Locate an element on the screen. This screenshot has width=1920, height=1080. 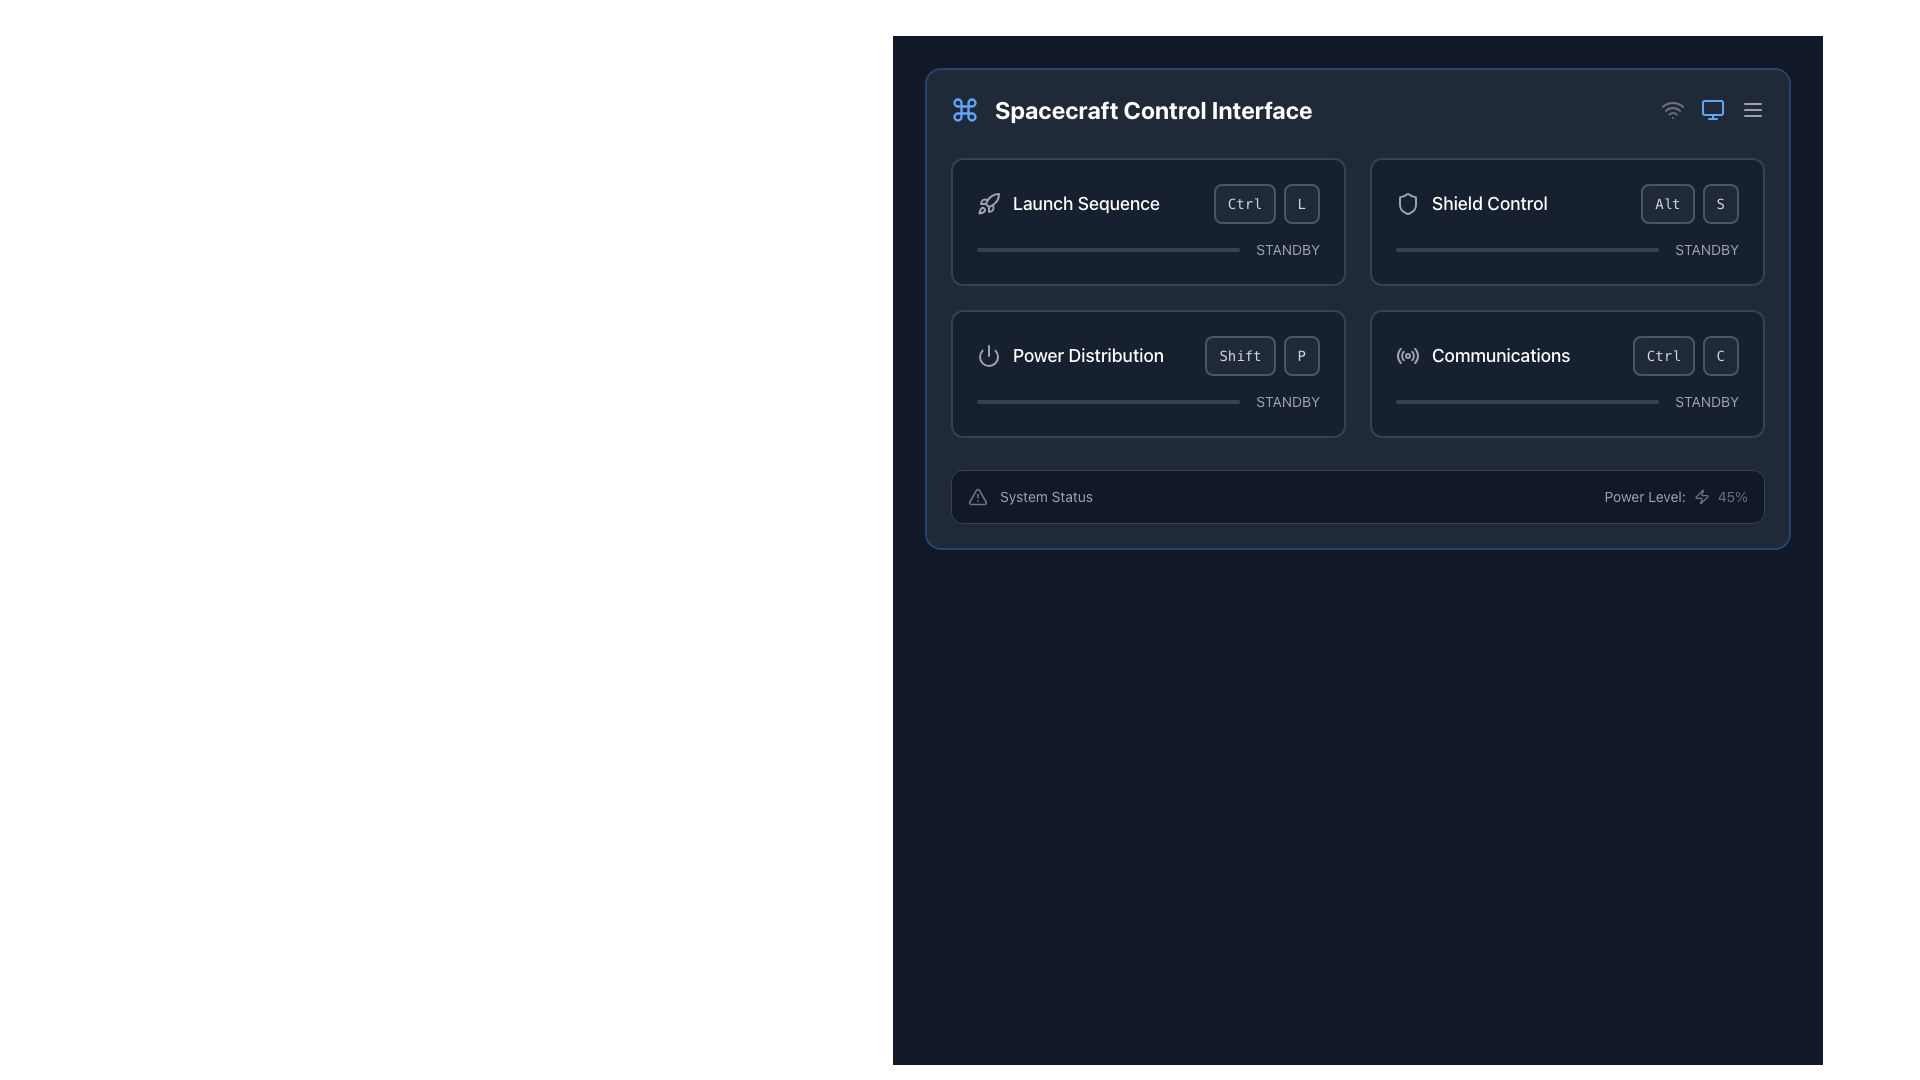
the circular power symbol icon located at the top-left corner of the 'Power Distribution' section, which features a vertical line at the top center and an open circle around it is located at coordinates (988, 354).